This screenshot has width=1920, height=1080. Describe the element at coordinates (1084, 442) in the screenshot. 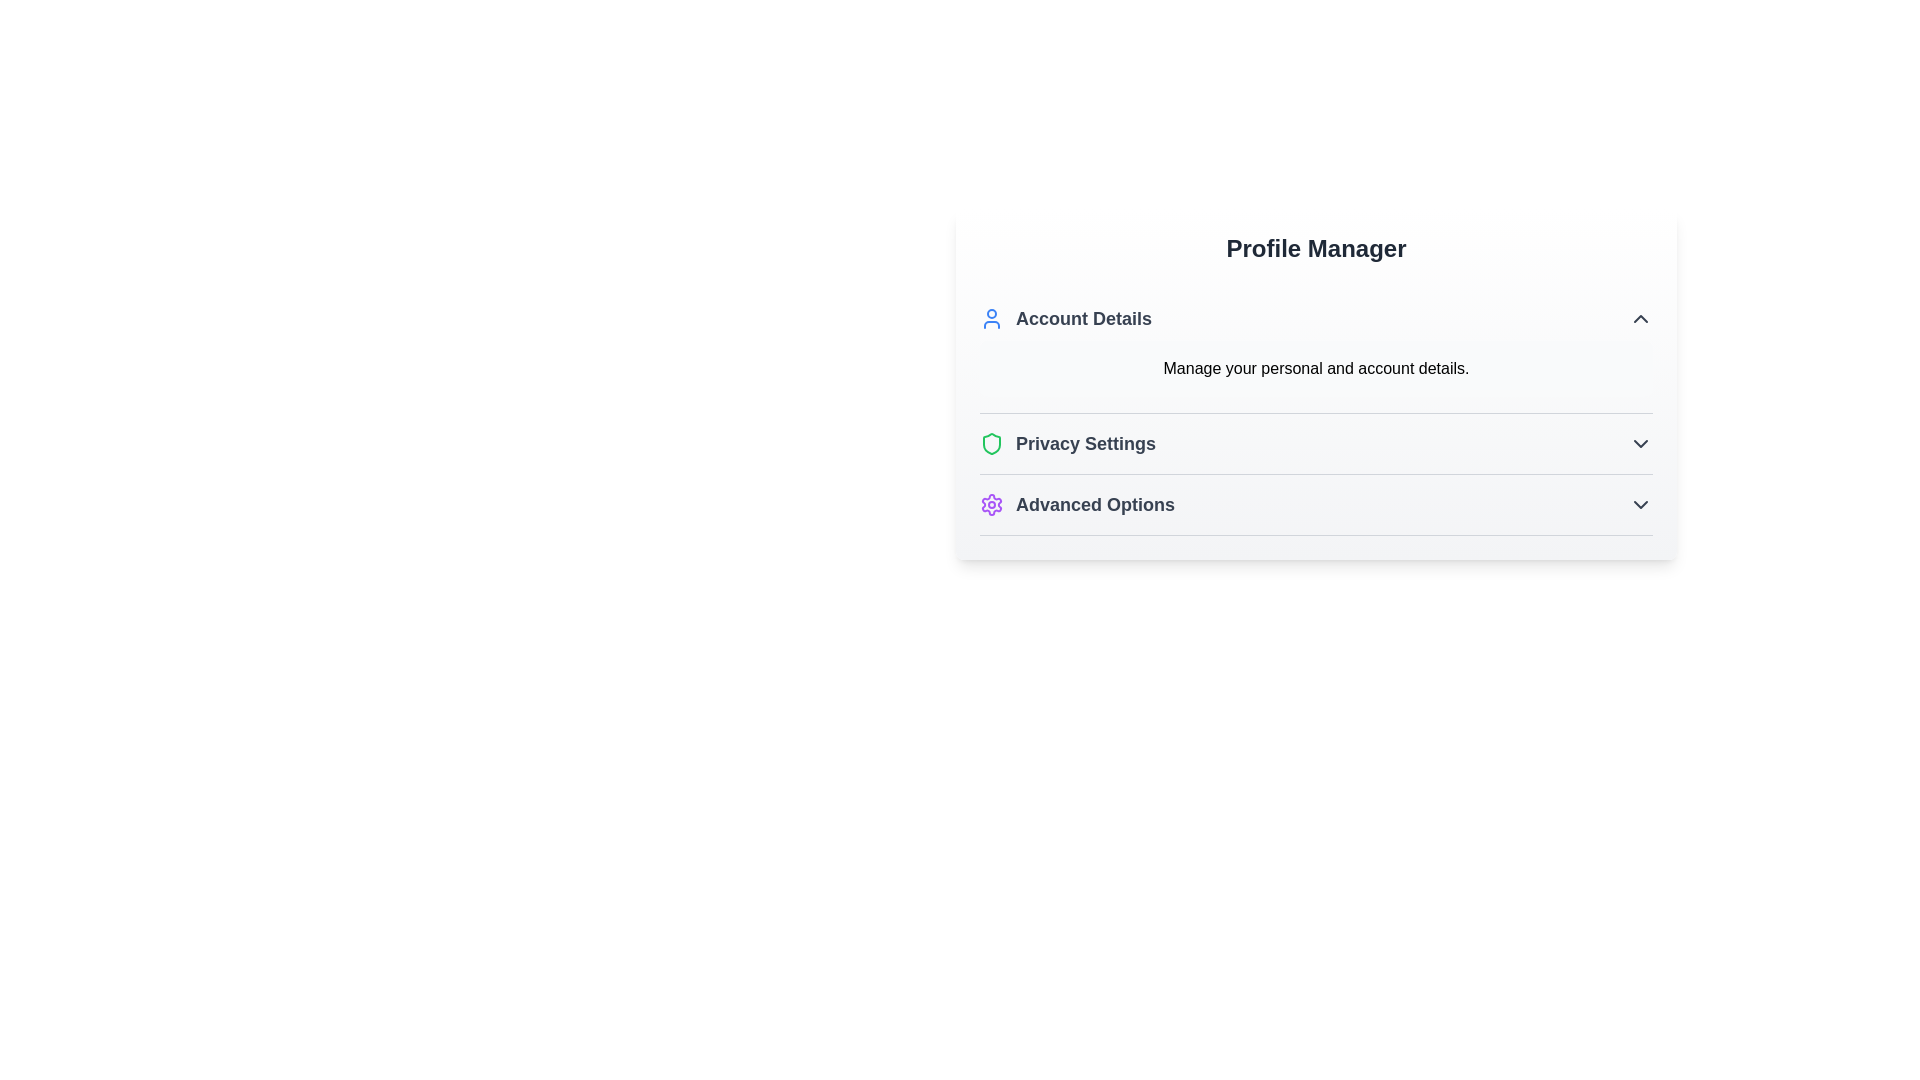

I see `the 'Privacy Settings' text label, which is styled in bold, dark text and is the second item in the vertical list of menu options within the 'Profile Manager' section` at that location.